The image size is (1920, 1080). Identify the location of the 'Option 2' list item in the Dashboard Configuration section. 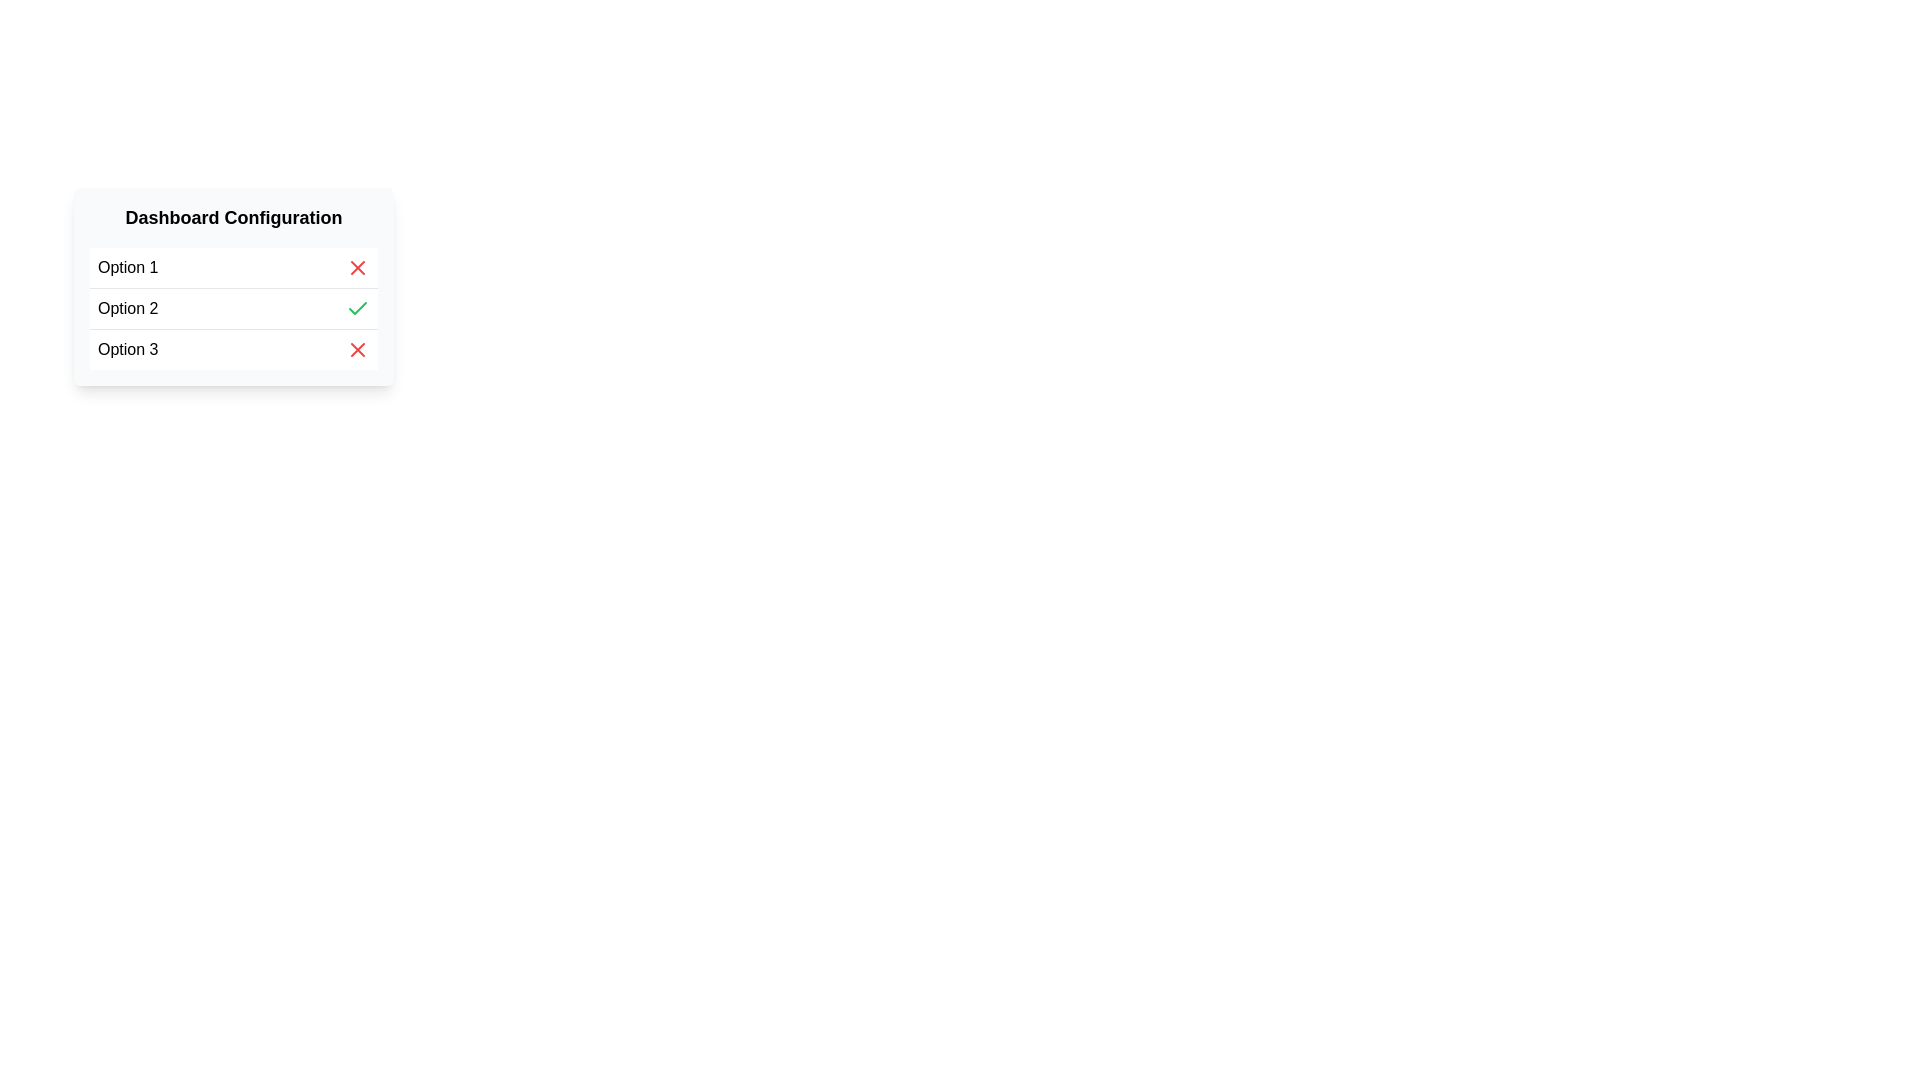
(234, 309).